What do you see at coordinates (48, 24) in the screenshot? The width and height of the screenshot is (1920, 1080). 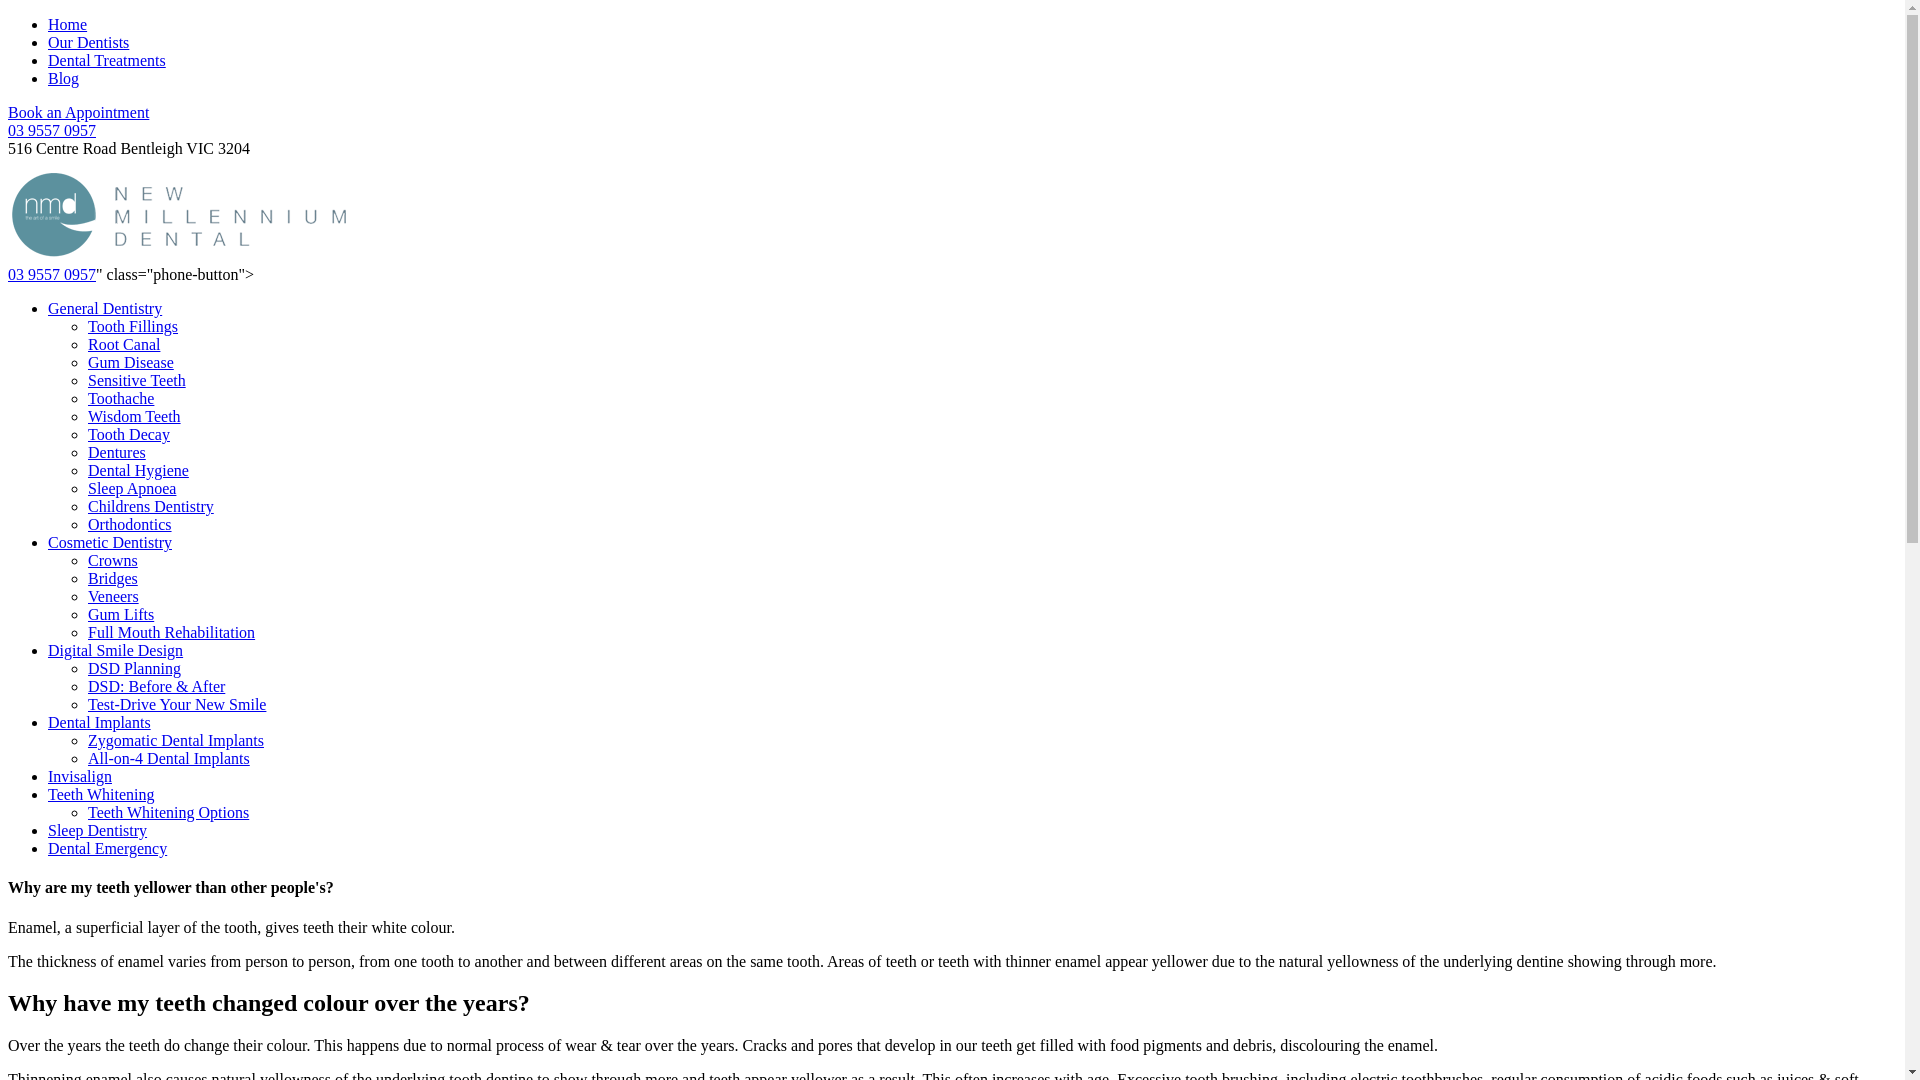 I see `'Home'` at bounding box center [48, 24].